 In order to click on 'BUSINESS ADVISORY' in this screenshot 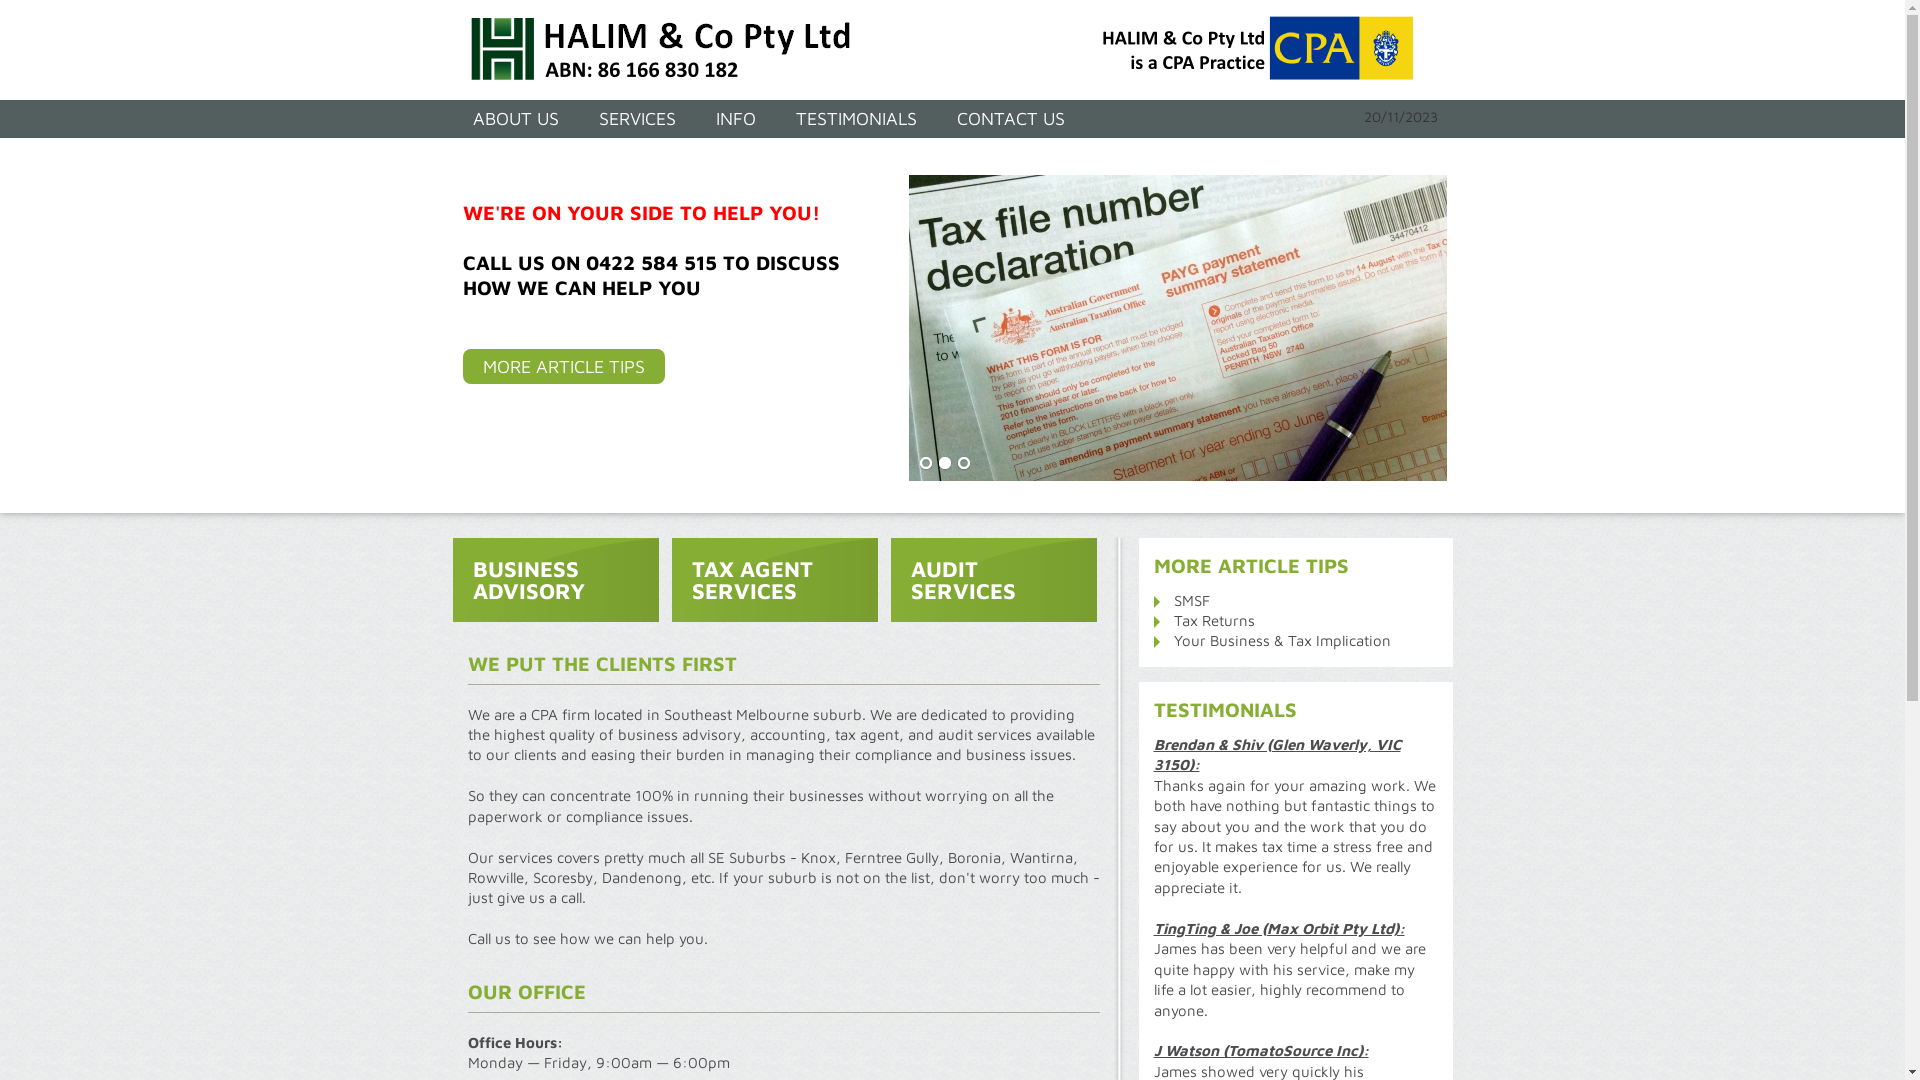, I will do `click(555, 579)`.